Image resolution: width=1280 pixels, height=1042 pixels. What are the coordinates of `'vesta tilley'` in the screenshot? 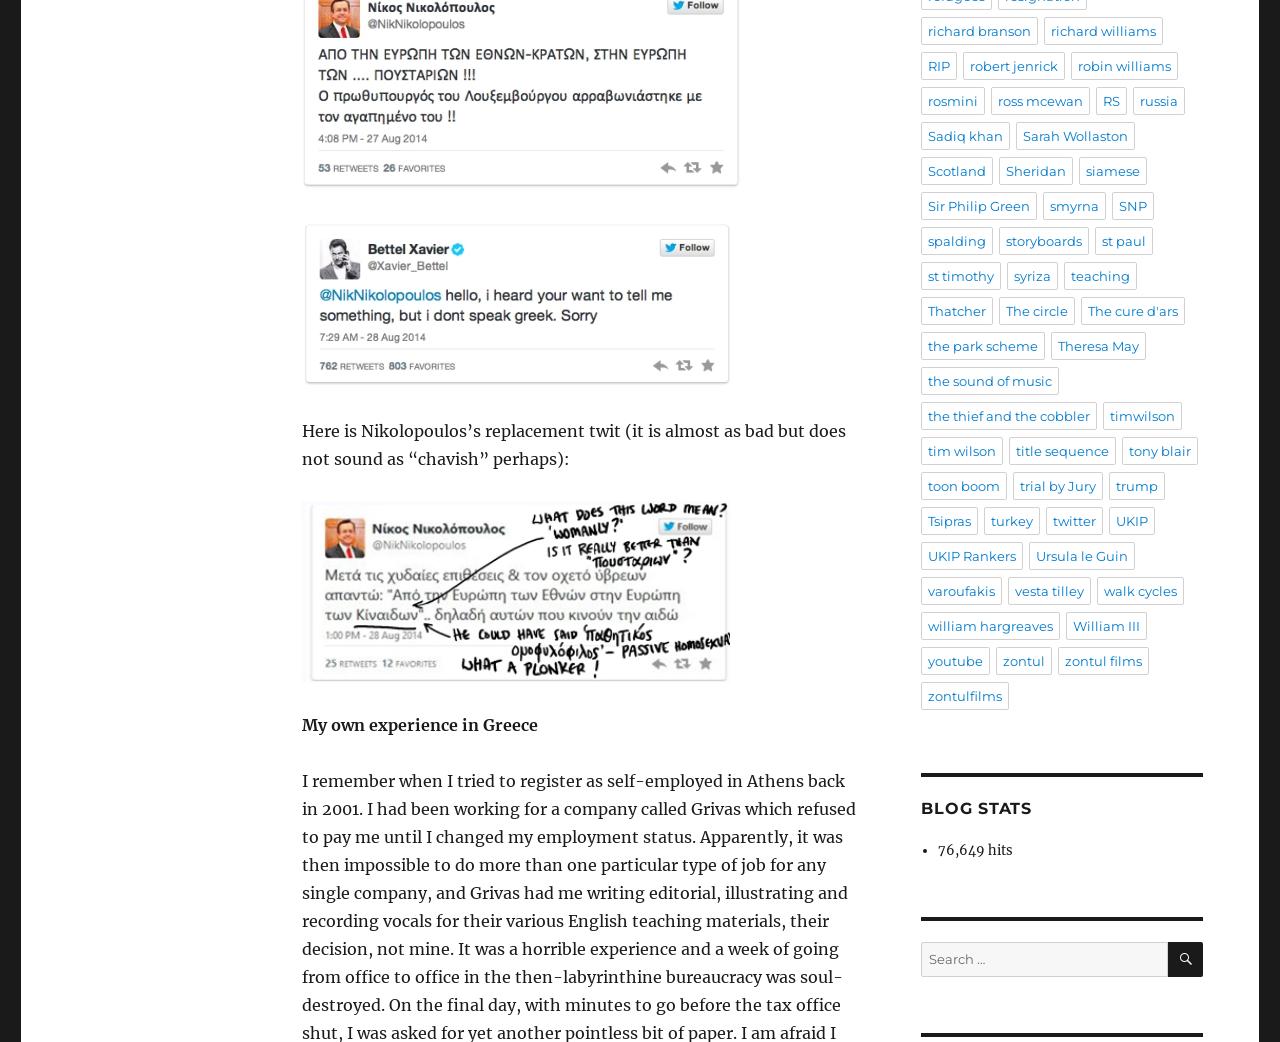 It's located at (1048, 590).